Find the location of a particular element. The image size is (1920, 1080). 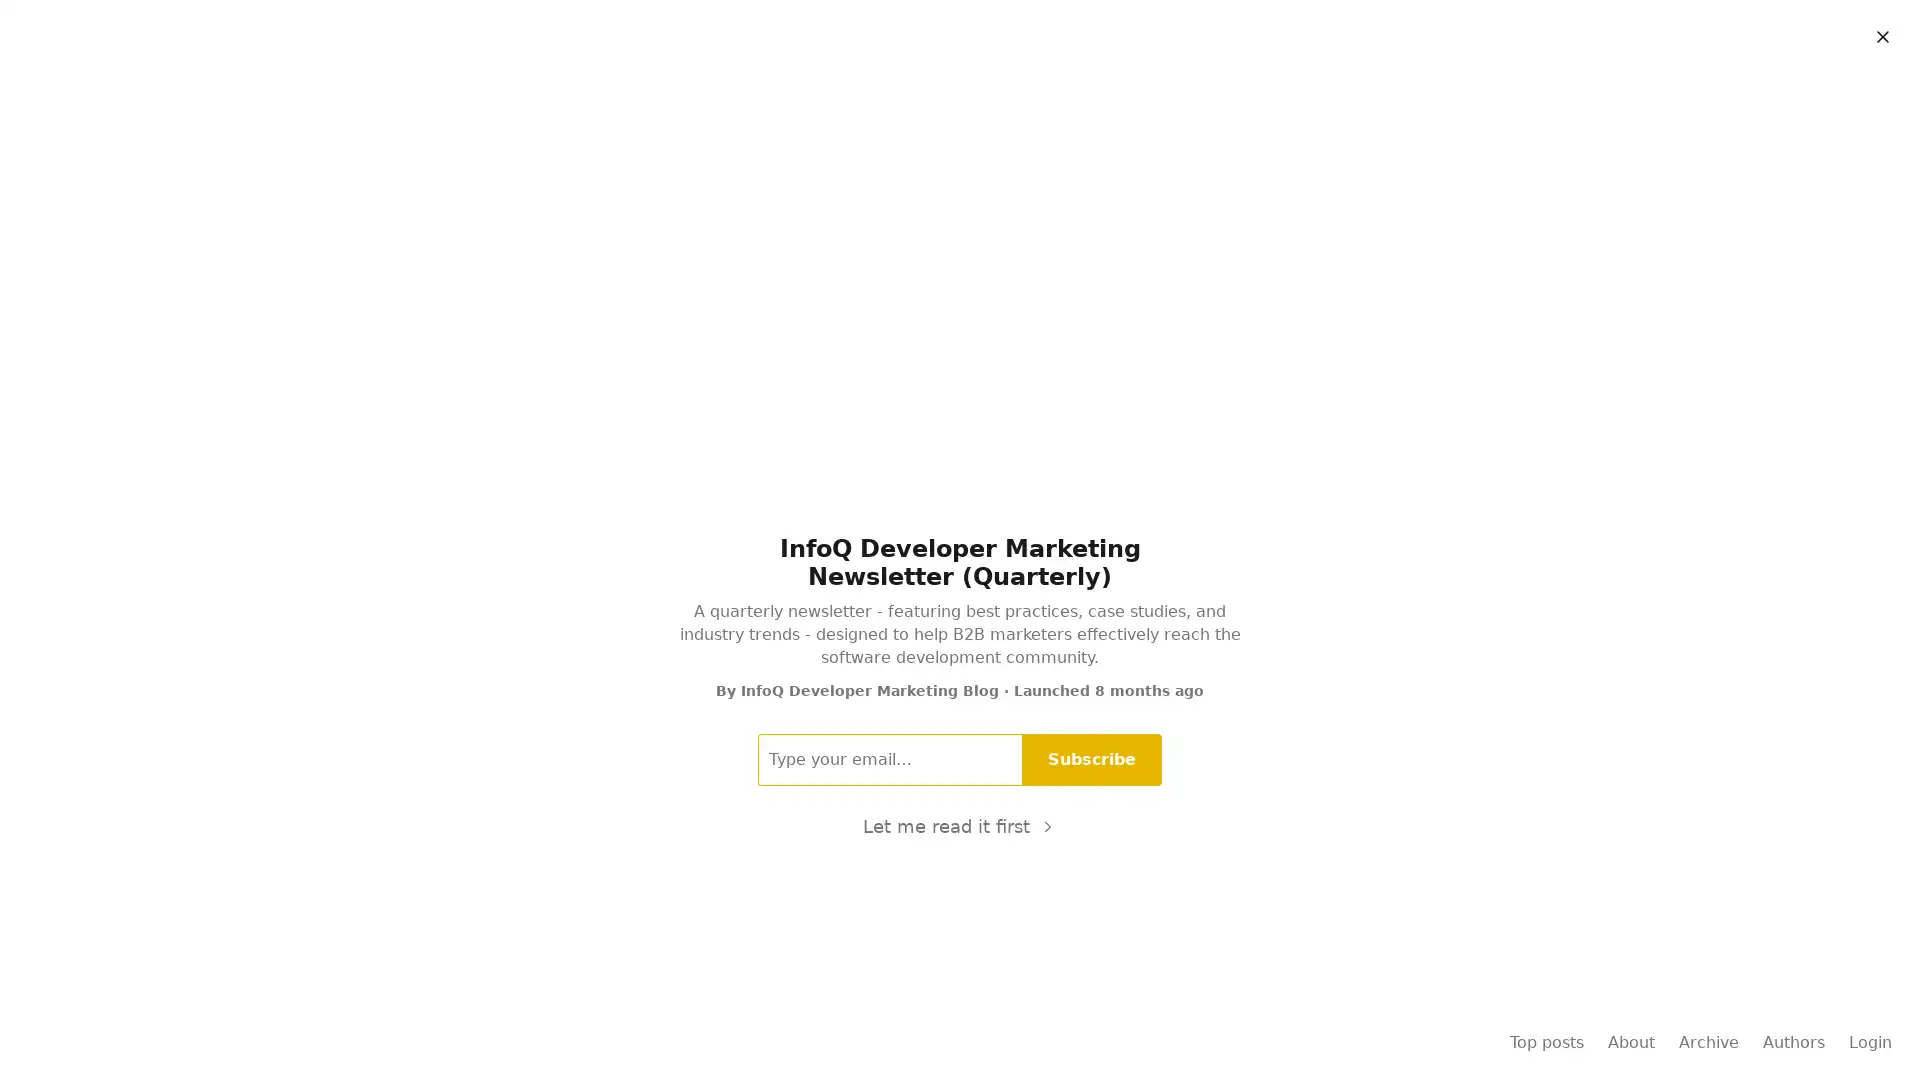

Home is located at coordinates (669, 87).